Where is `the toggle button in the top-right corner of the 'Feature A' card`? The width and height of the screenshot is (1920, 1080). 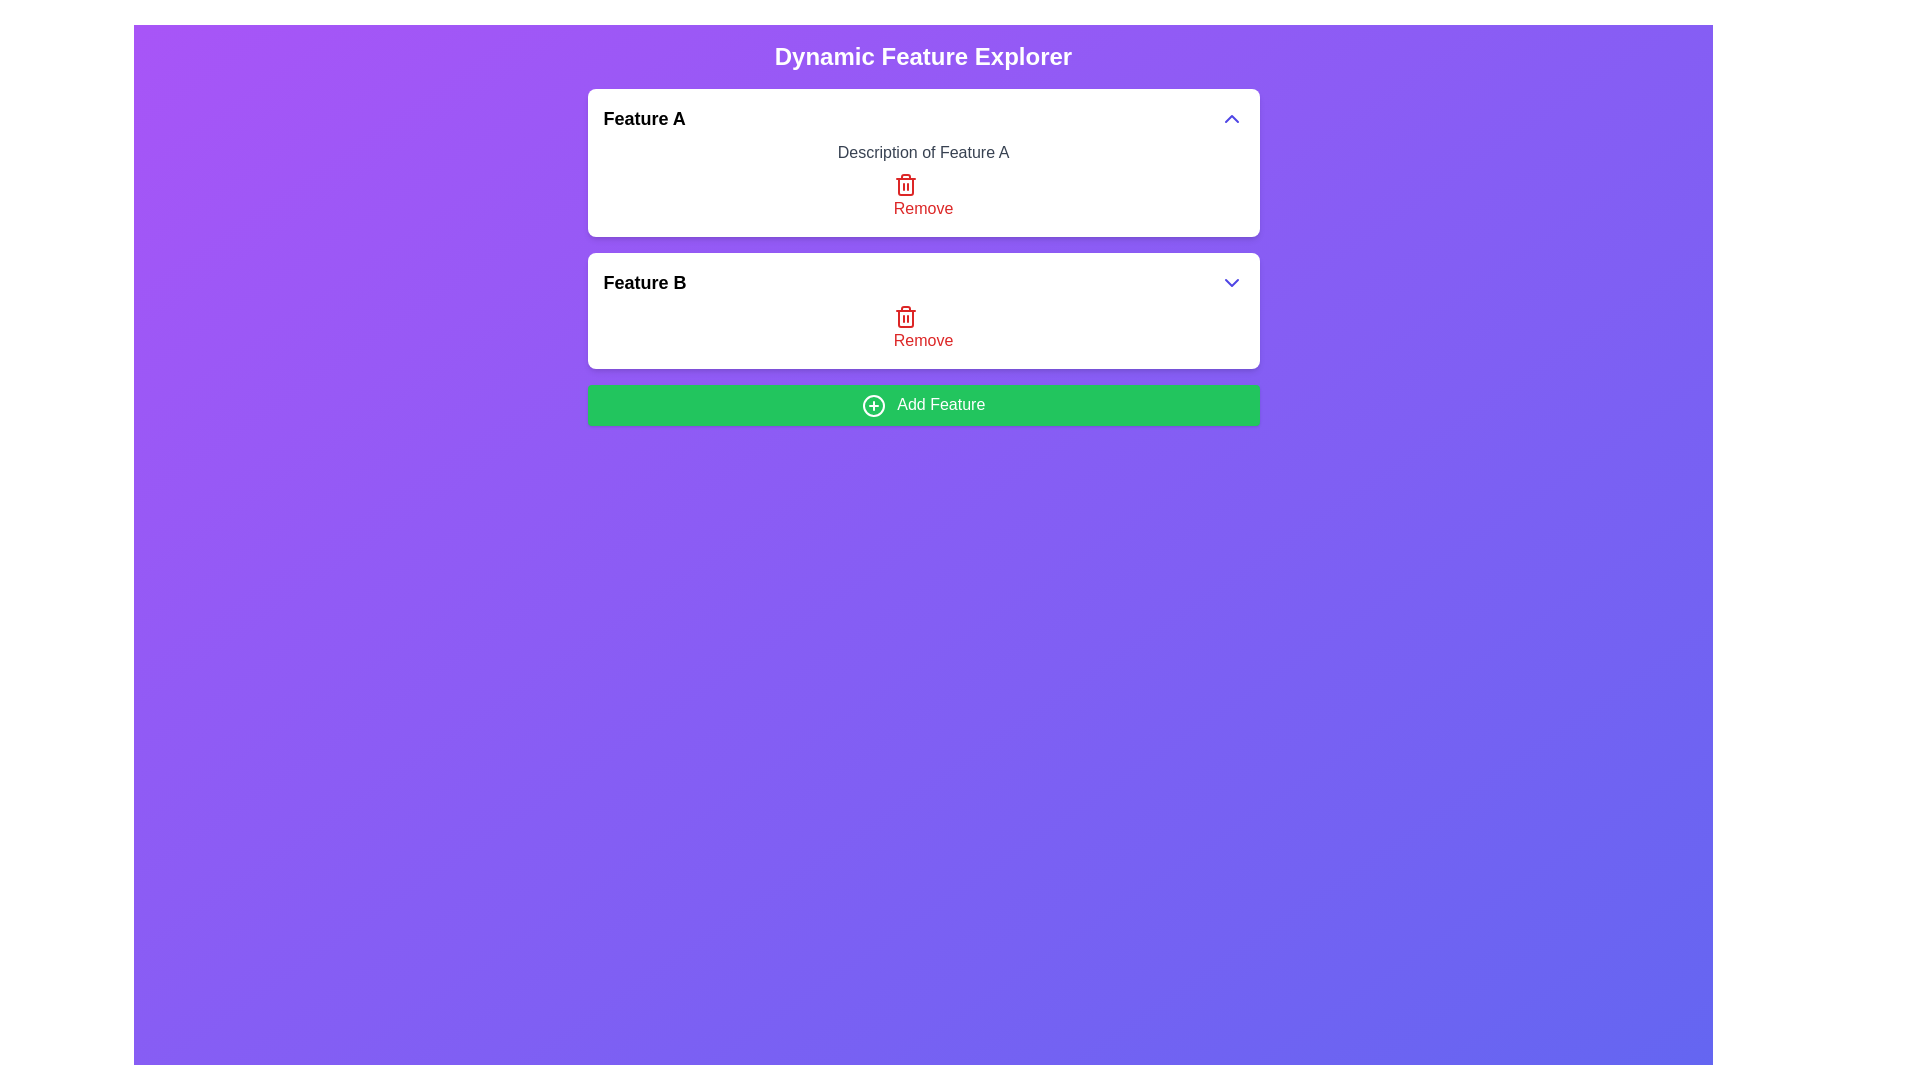
the toggle button in the top-right corner of the 'Feature A' card is located at coordinates (1230, 119).